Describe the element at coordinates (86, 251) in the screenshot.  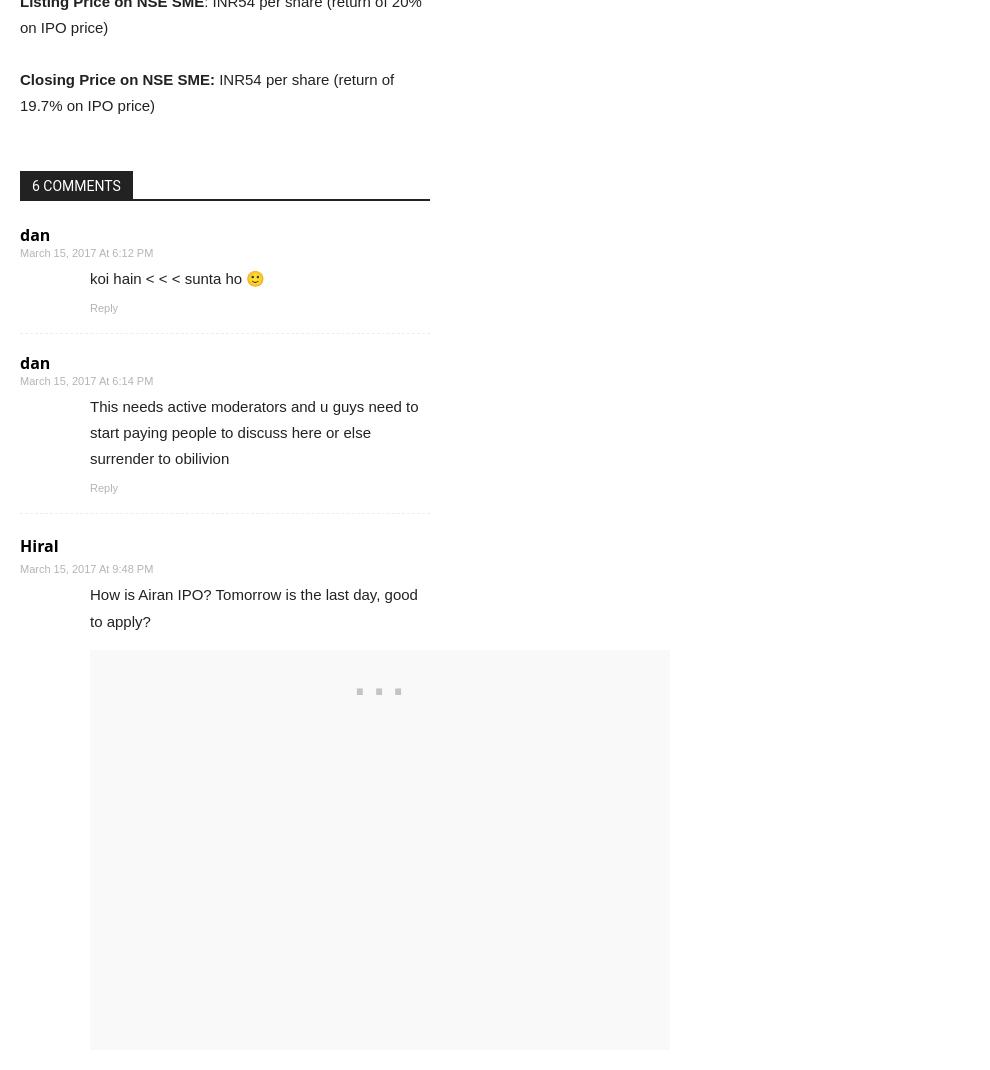
I see `'March 15, 2017 At 6:12 PM'` at that location.